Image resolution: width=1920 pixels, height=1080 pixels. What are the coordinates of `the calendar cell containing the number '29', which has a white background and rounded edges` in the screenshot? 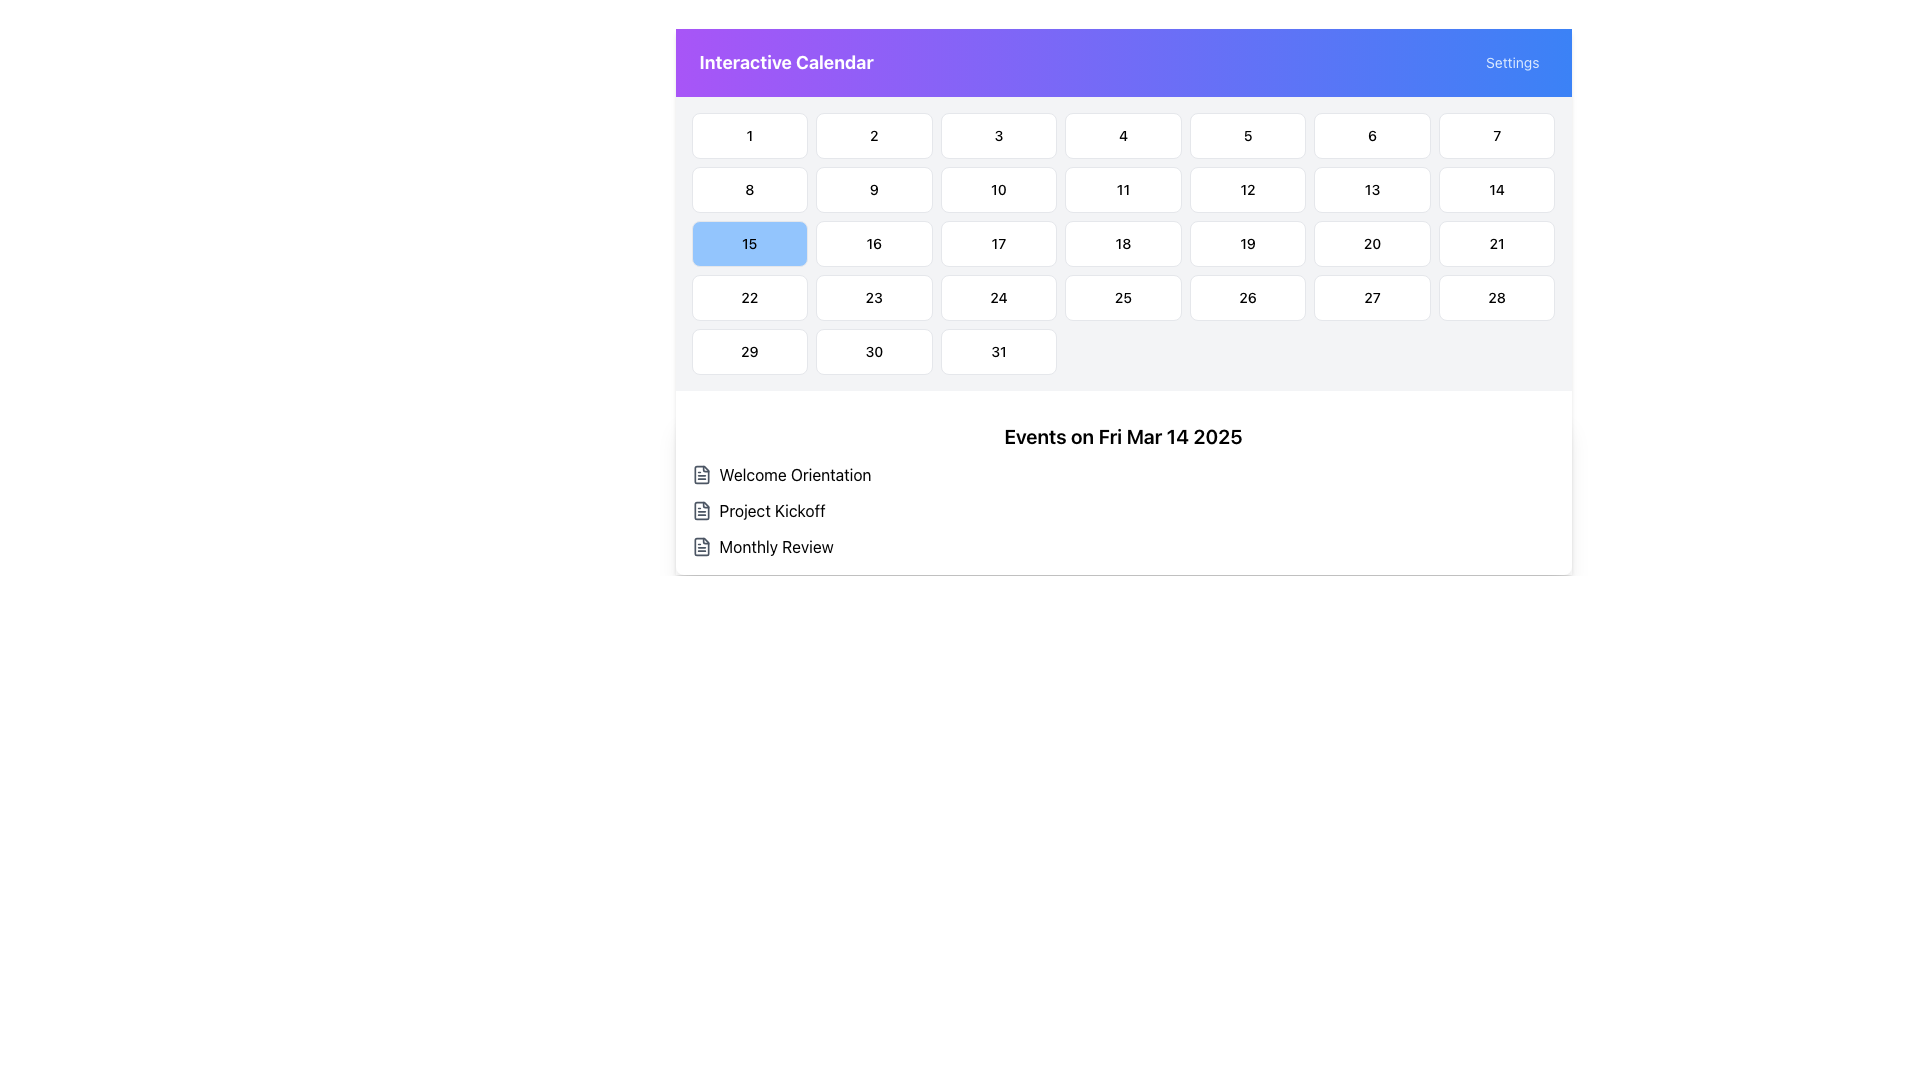 It's located at (748, 350).